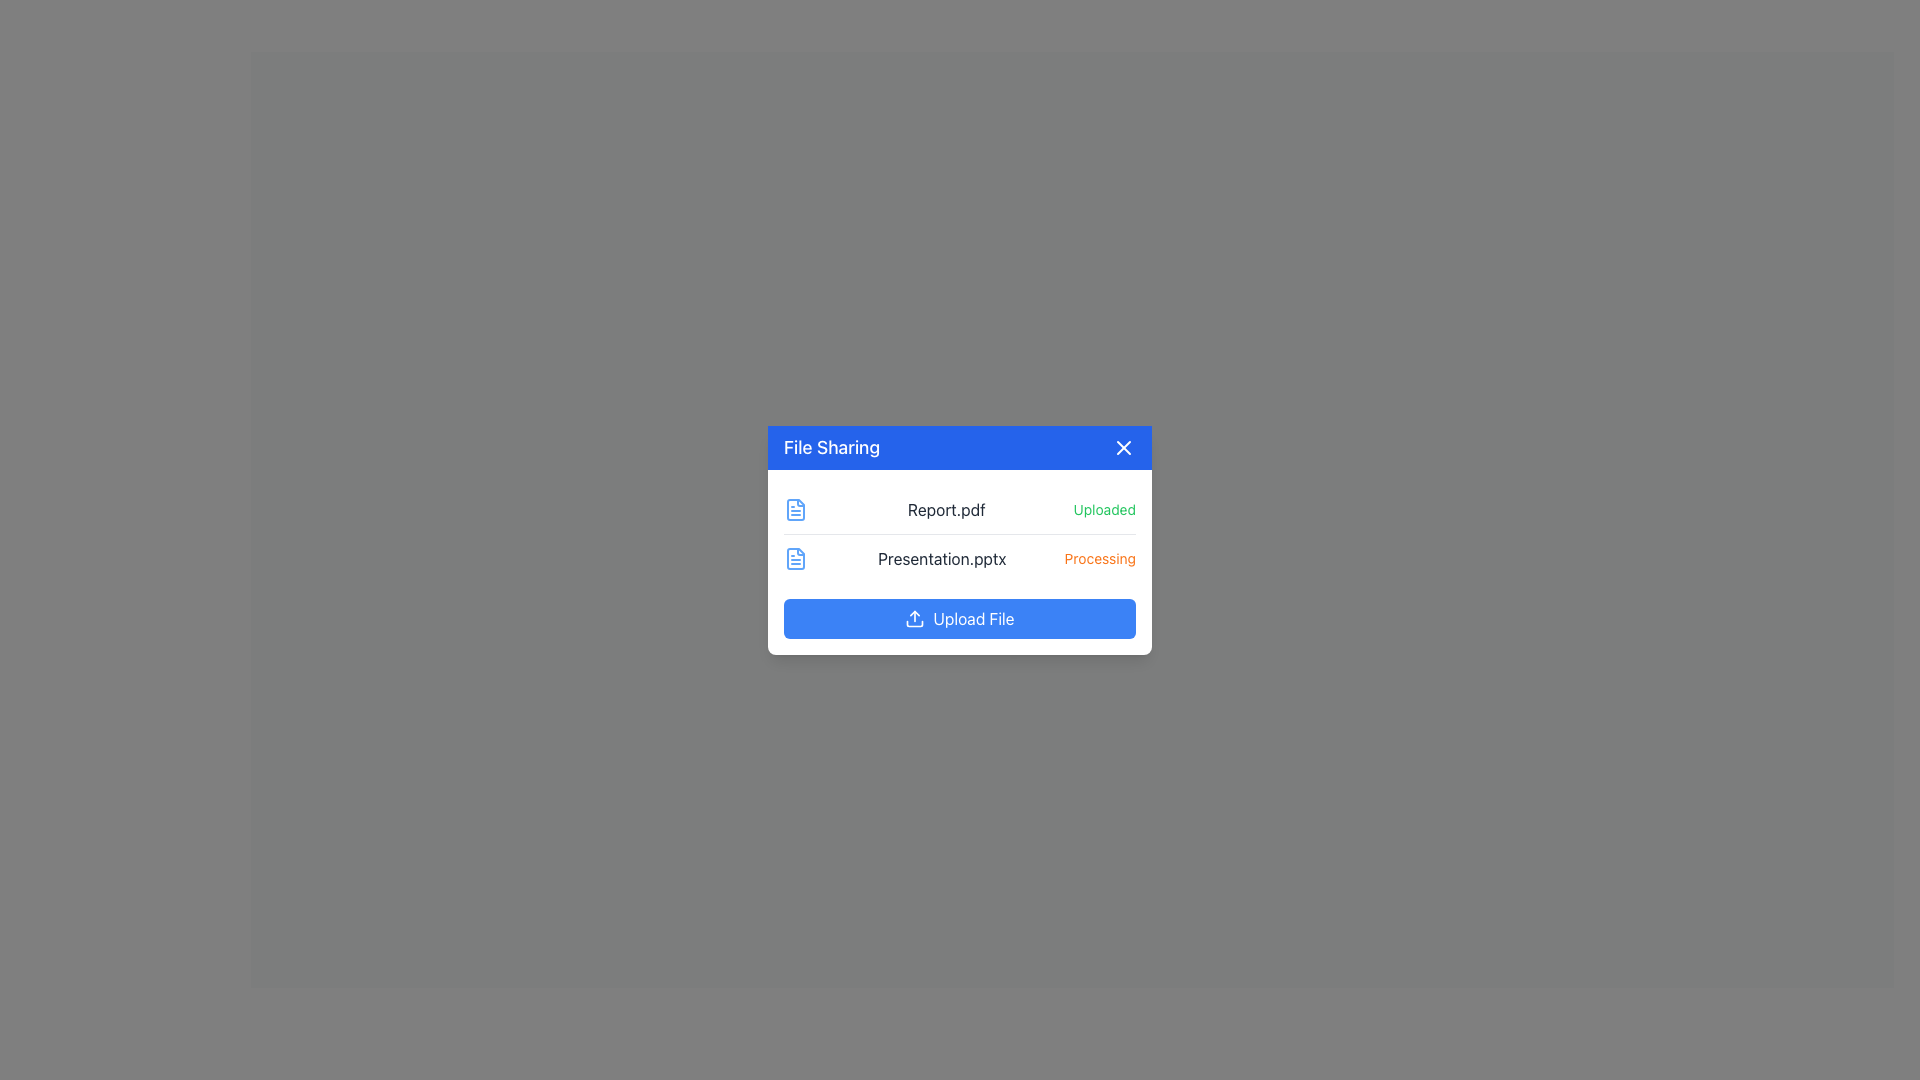 Image resolution: width=1920 pixels, height=1080 pixels. Describe the element at coordinates (831, 446) in the screenshot. I see `the text label located in the top section of the rectangular blue header, which serves as the title for the section or card component` at that location.